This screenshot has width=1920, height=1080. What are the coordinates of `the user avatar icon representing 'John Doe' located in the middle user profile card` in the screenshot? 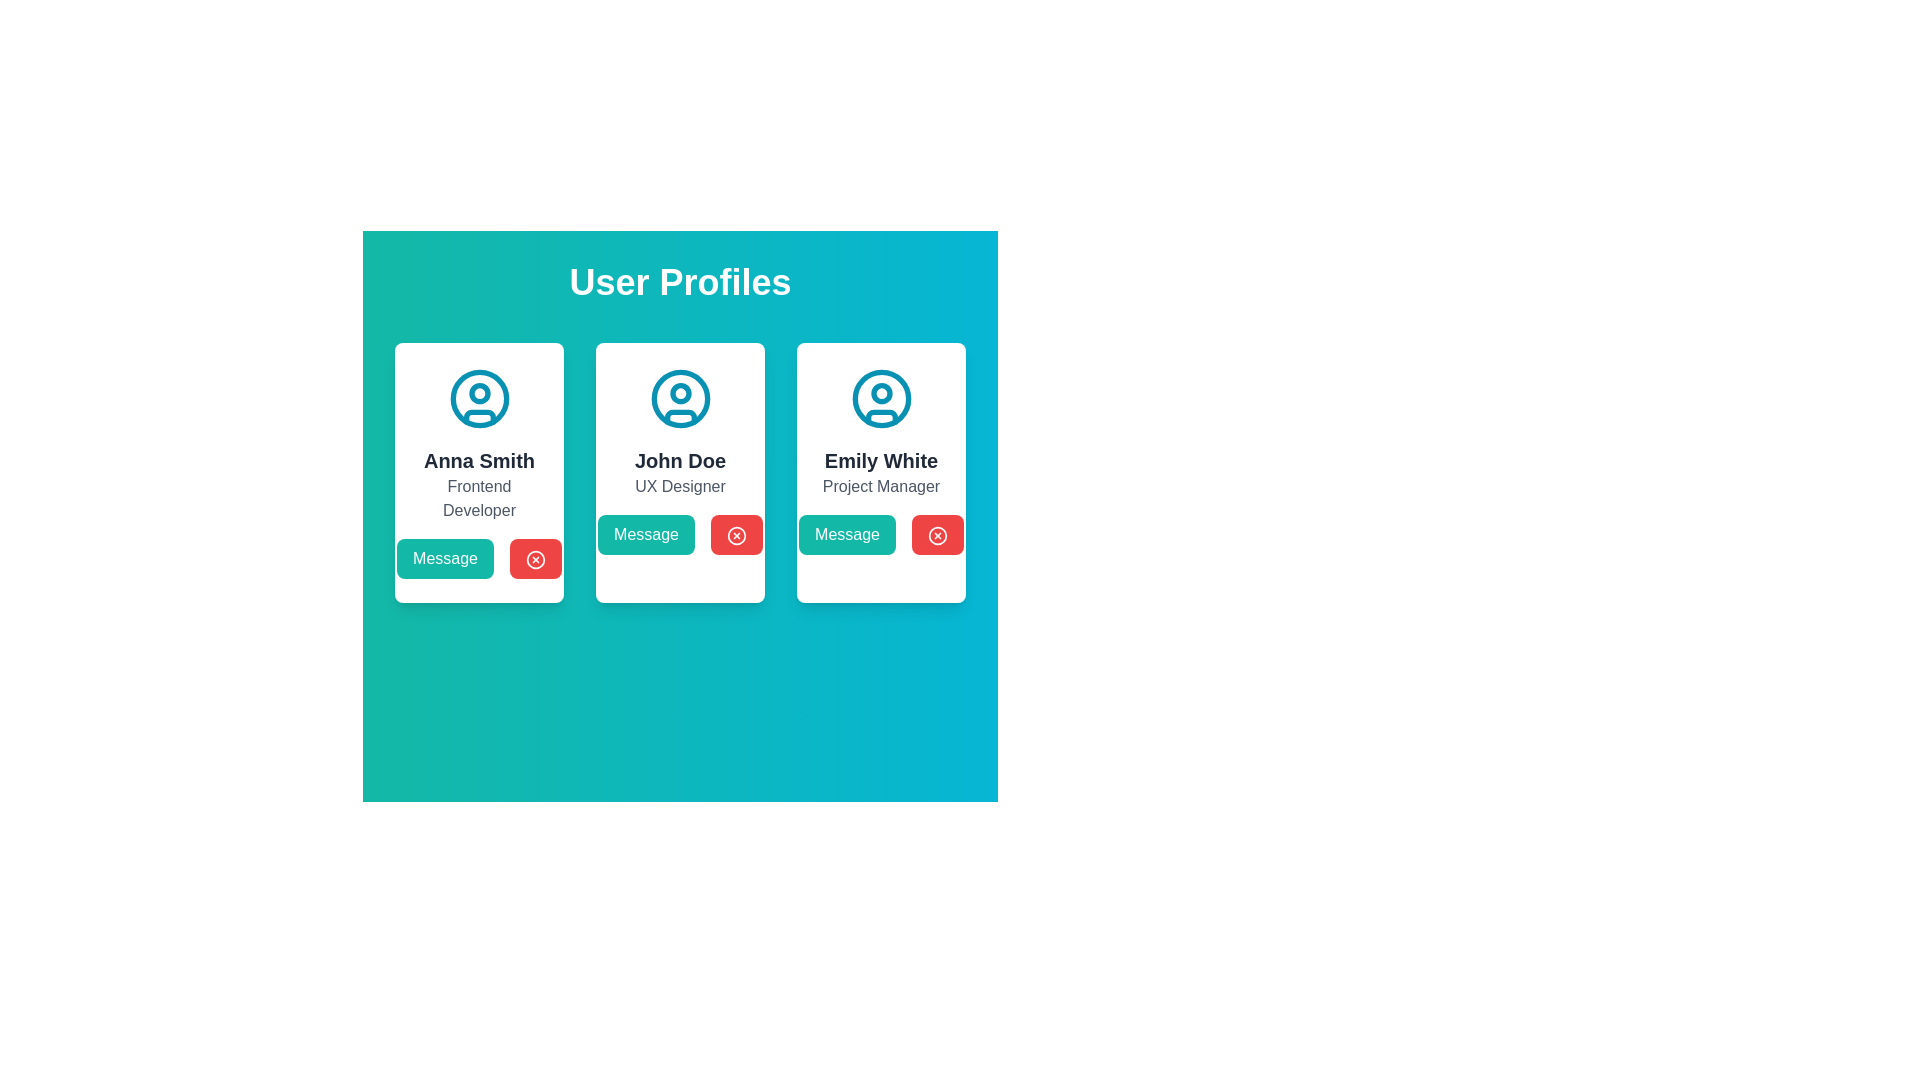 It's located at (680, 398).